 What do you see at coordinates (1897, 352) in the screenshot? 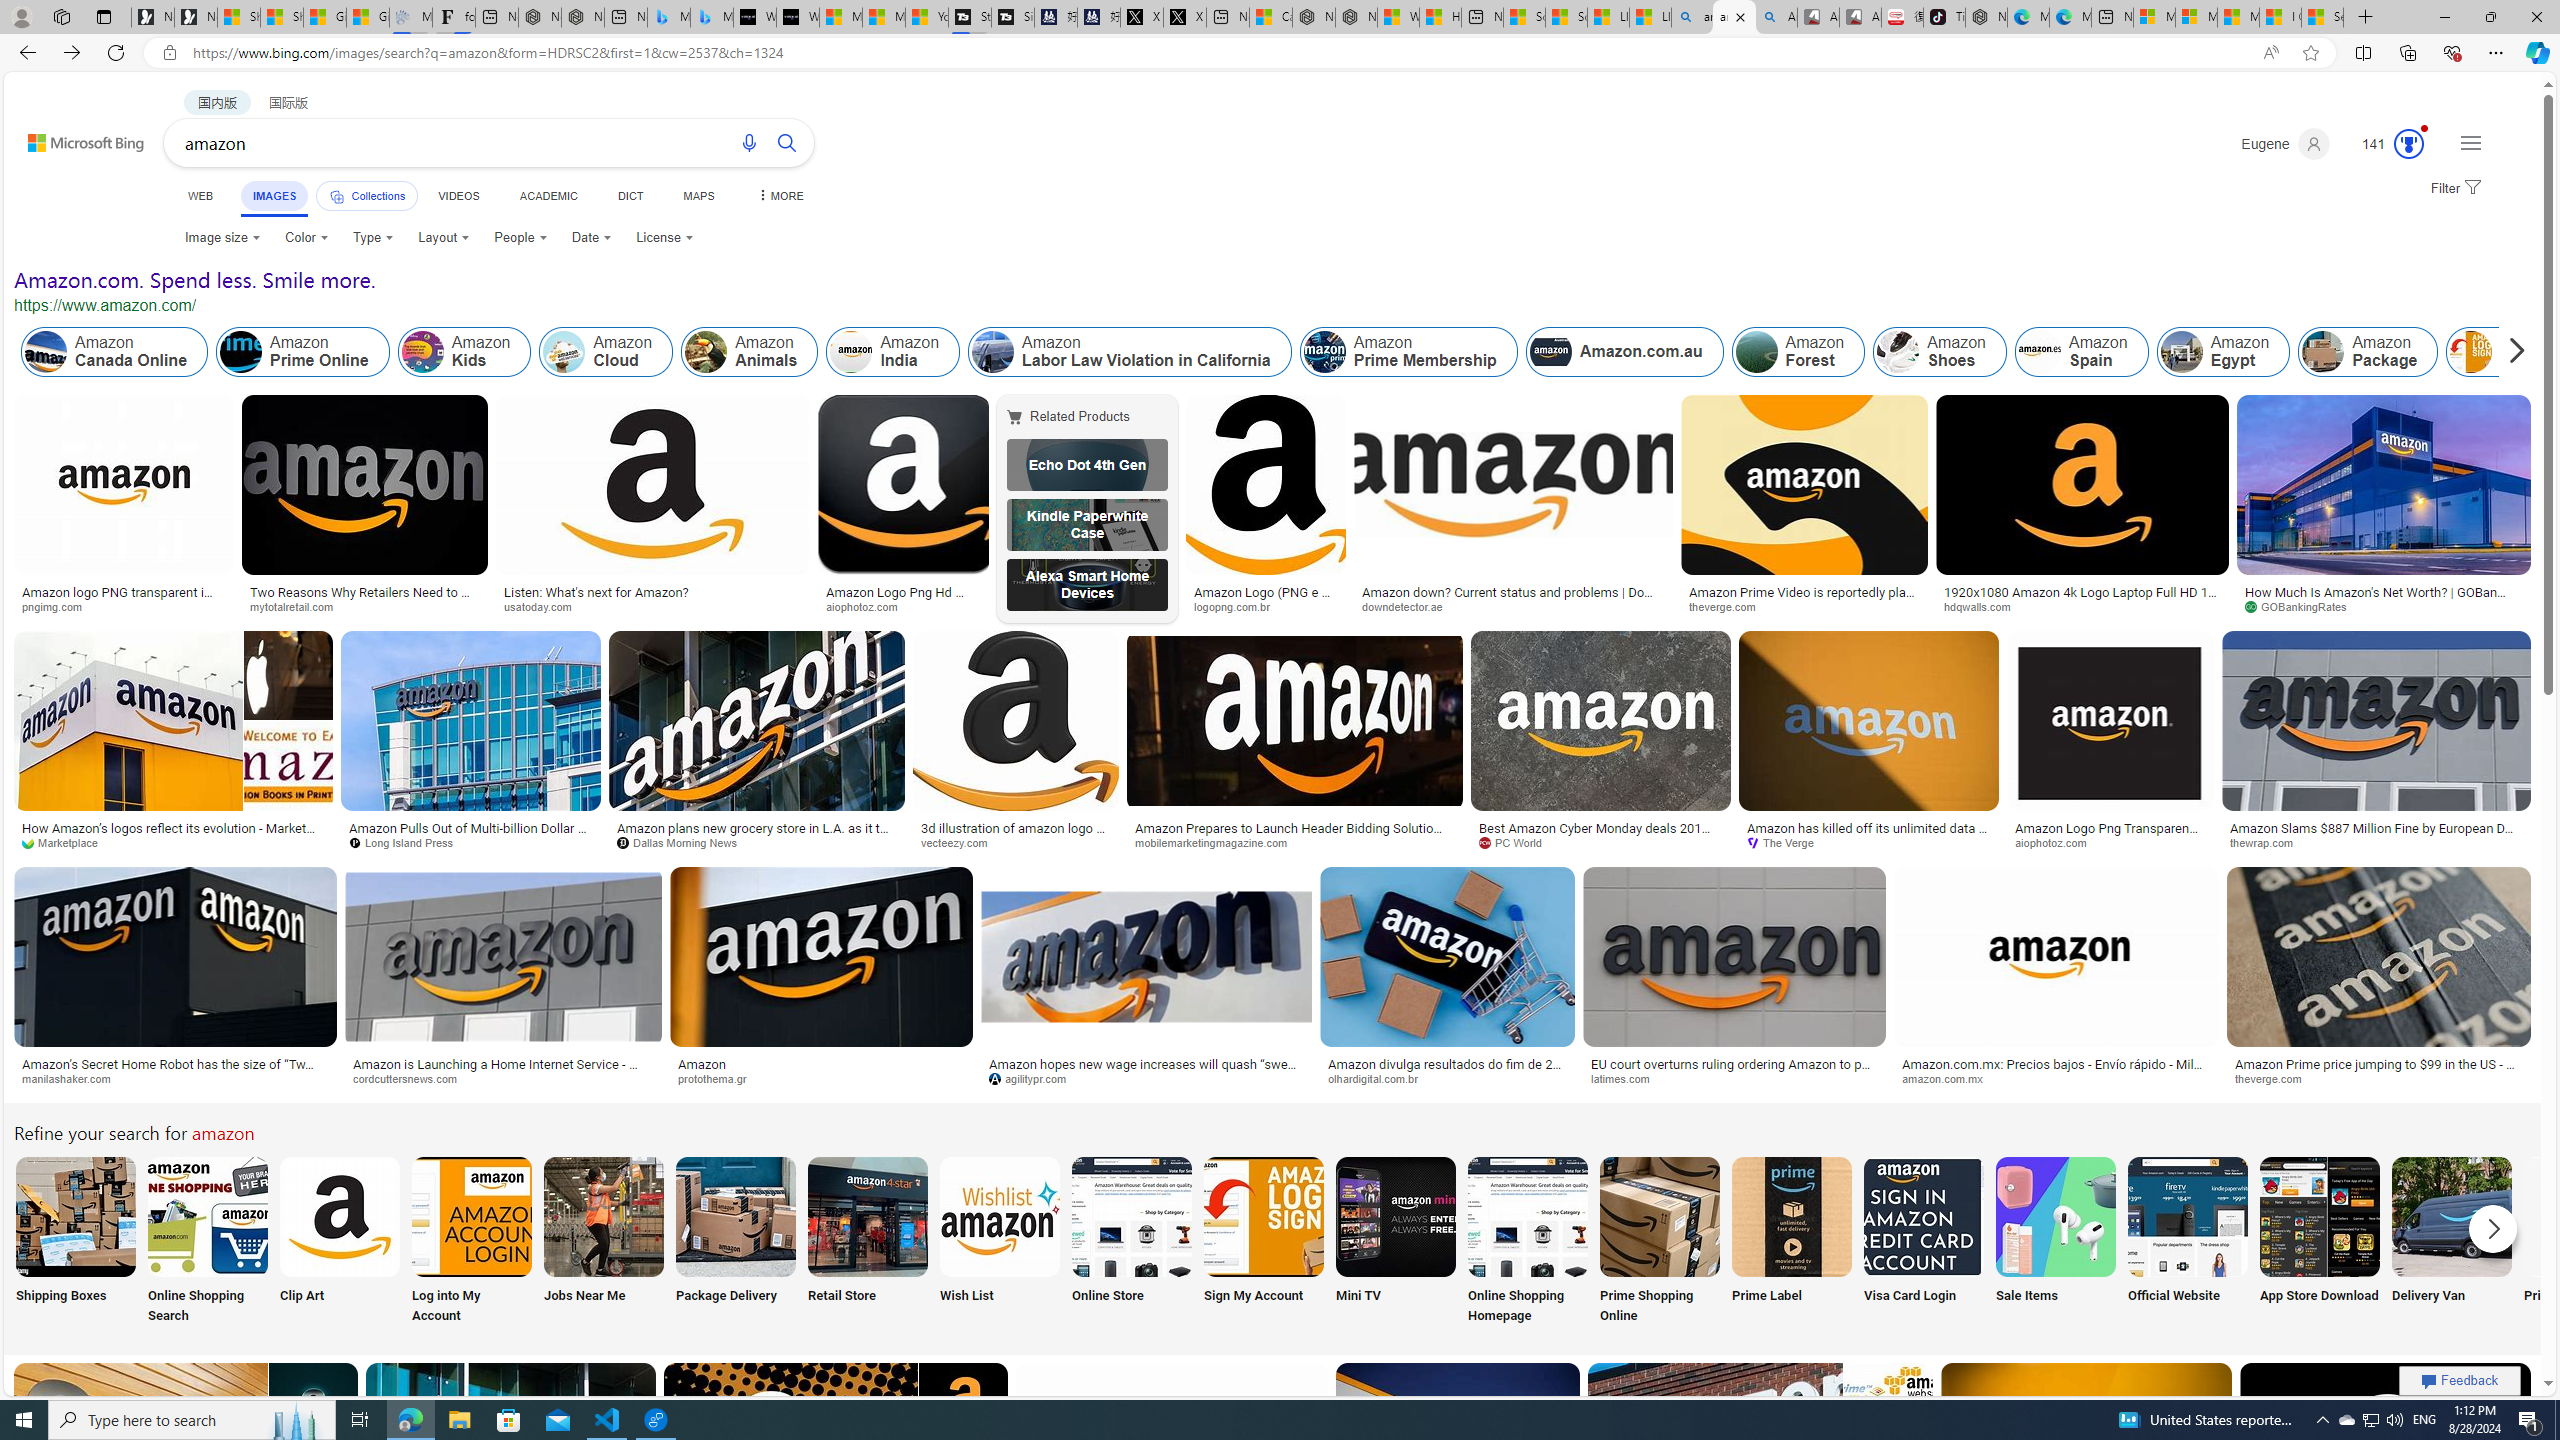
I see `'Amazon Shoes'` at bounding box center [1897, 352].